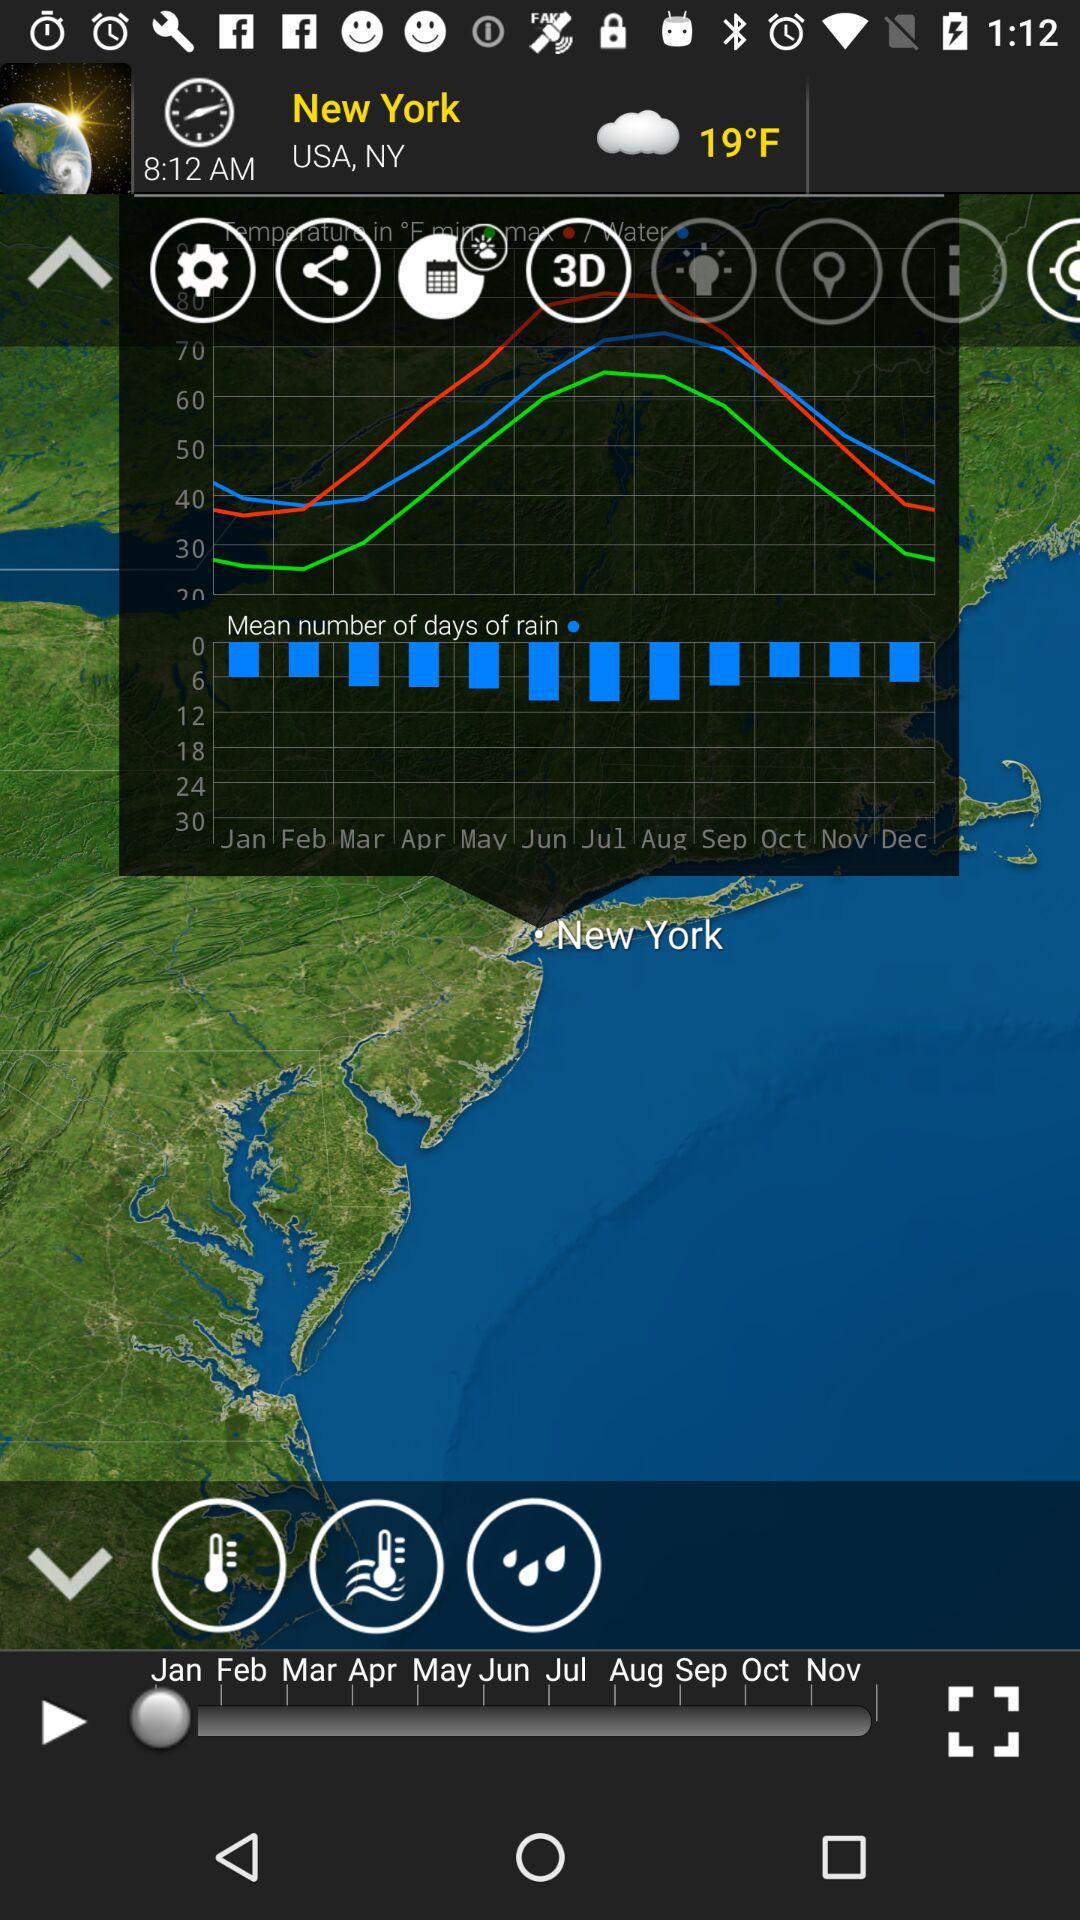  What do you see at coordinates (376, 1564) in the screenshot?
I see `the weather icon` at bounding box center [376, 1564].